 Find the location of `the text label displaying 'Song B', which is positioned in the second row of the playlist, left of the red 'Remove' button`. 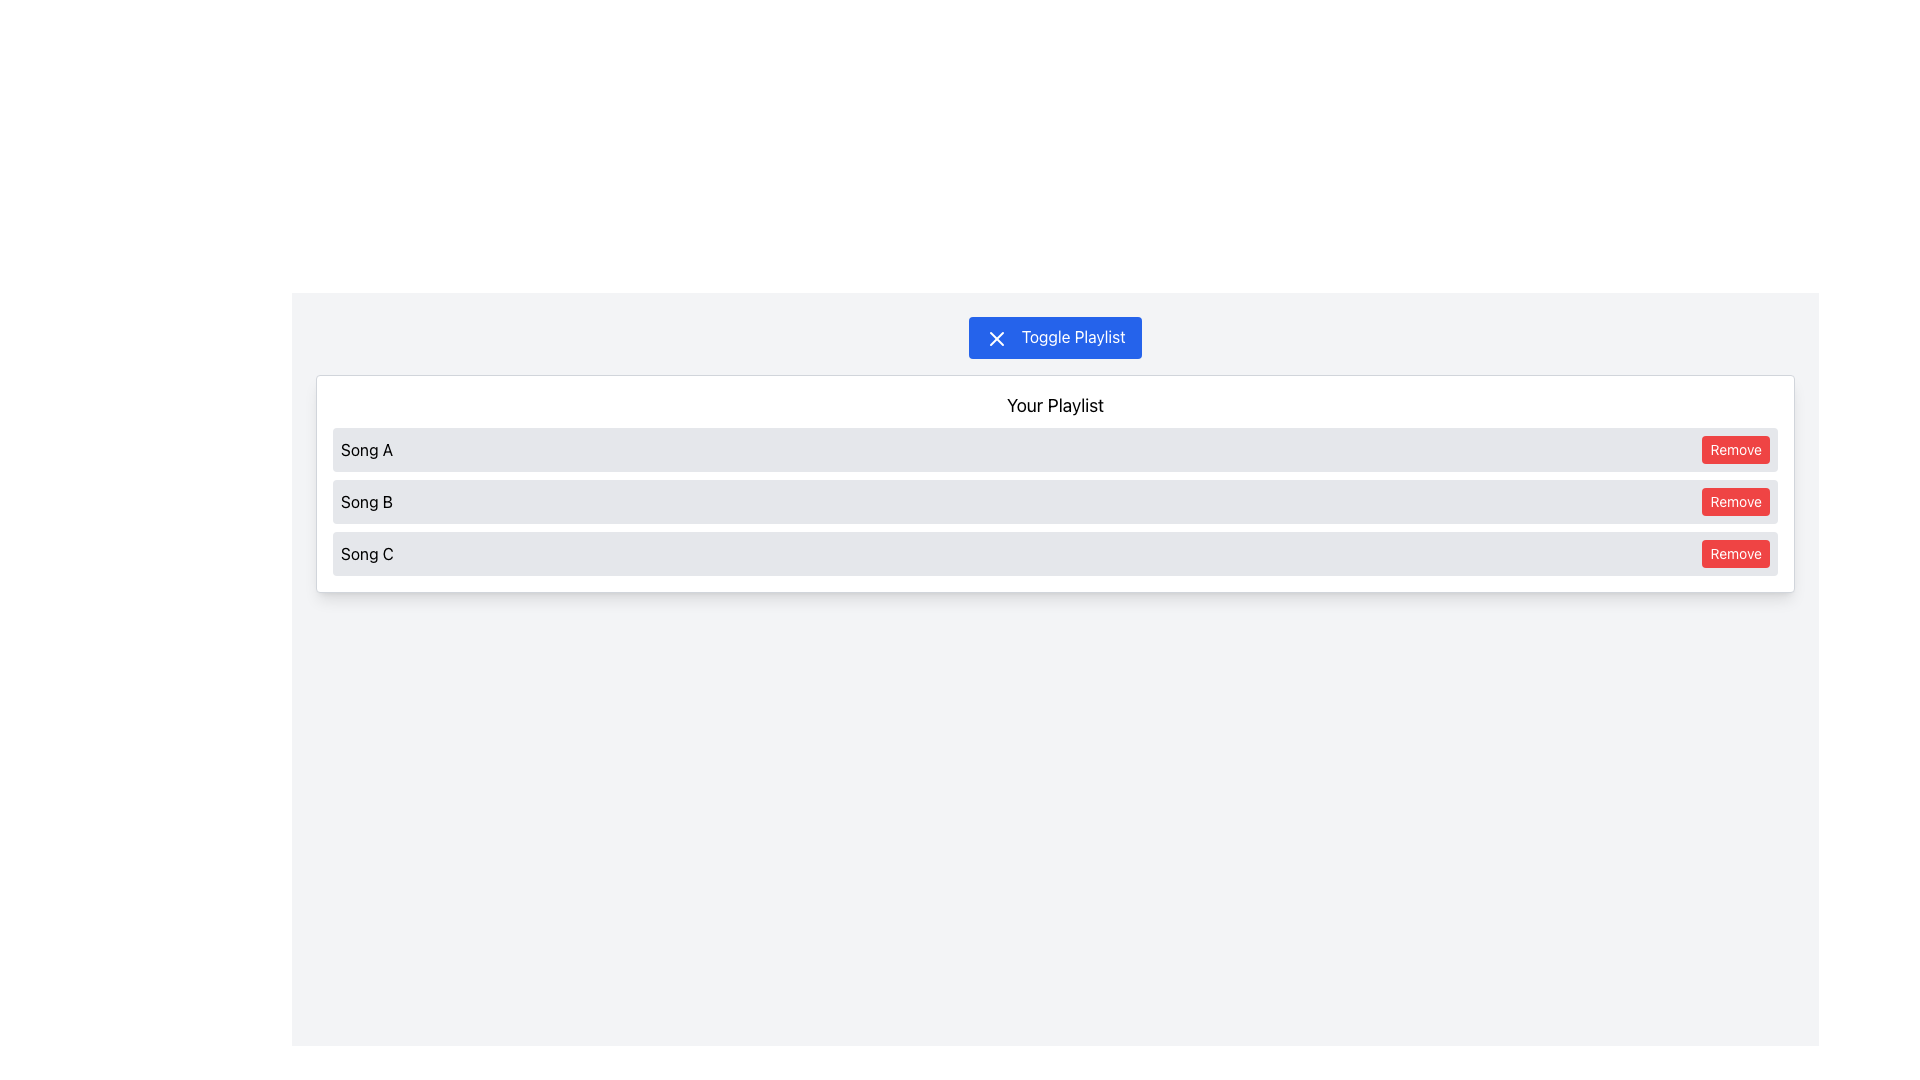

the text label displaying 'Song B', which is positioned in the second row of the playlist, left of the red 'Remove' button is located at coordinates (366, 500).